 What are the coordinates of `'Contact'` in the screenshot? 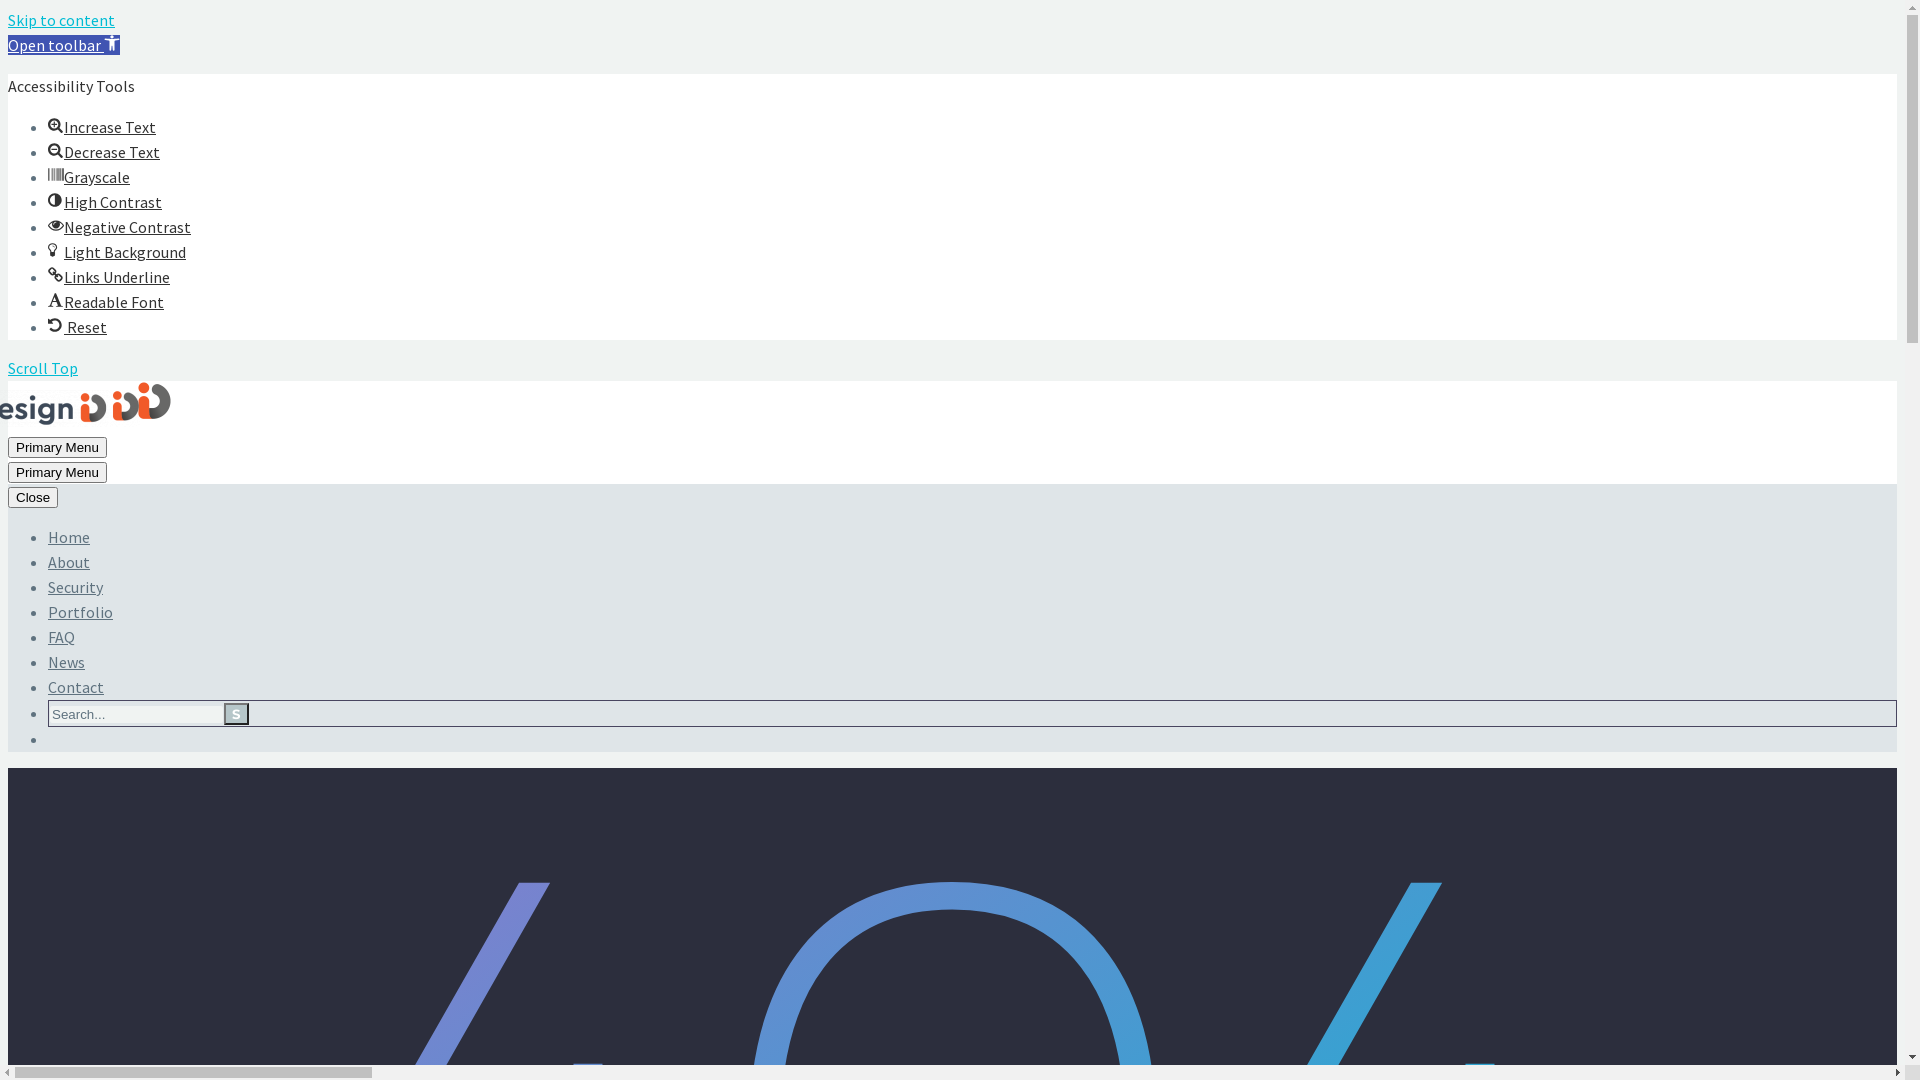 It's located at (76, 685).